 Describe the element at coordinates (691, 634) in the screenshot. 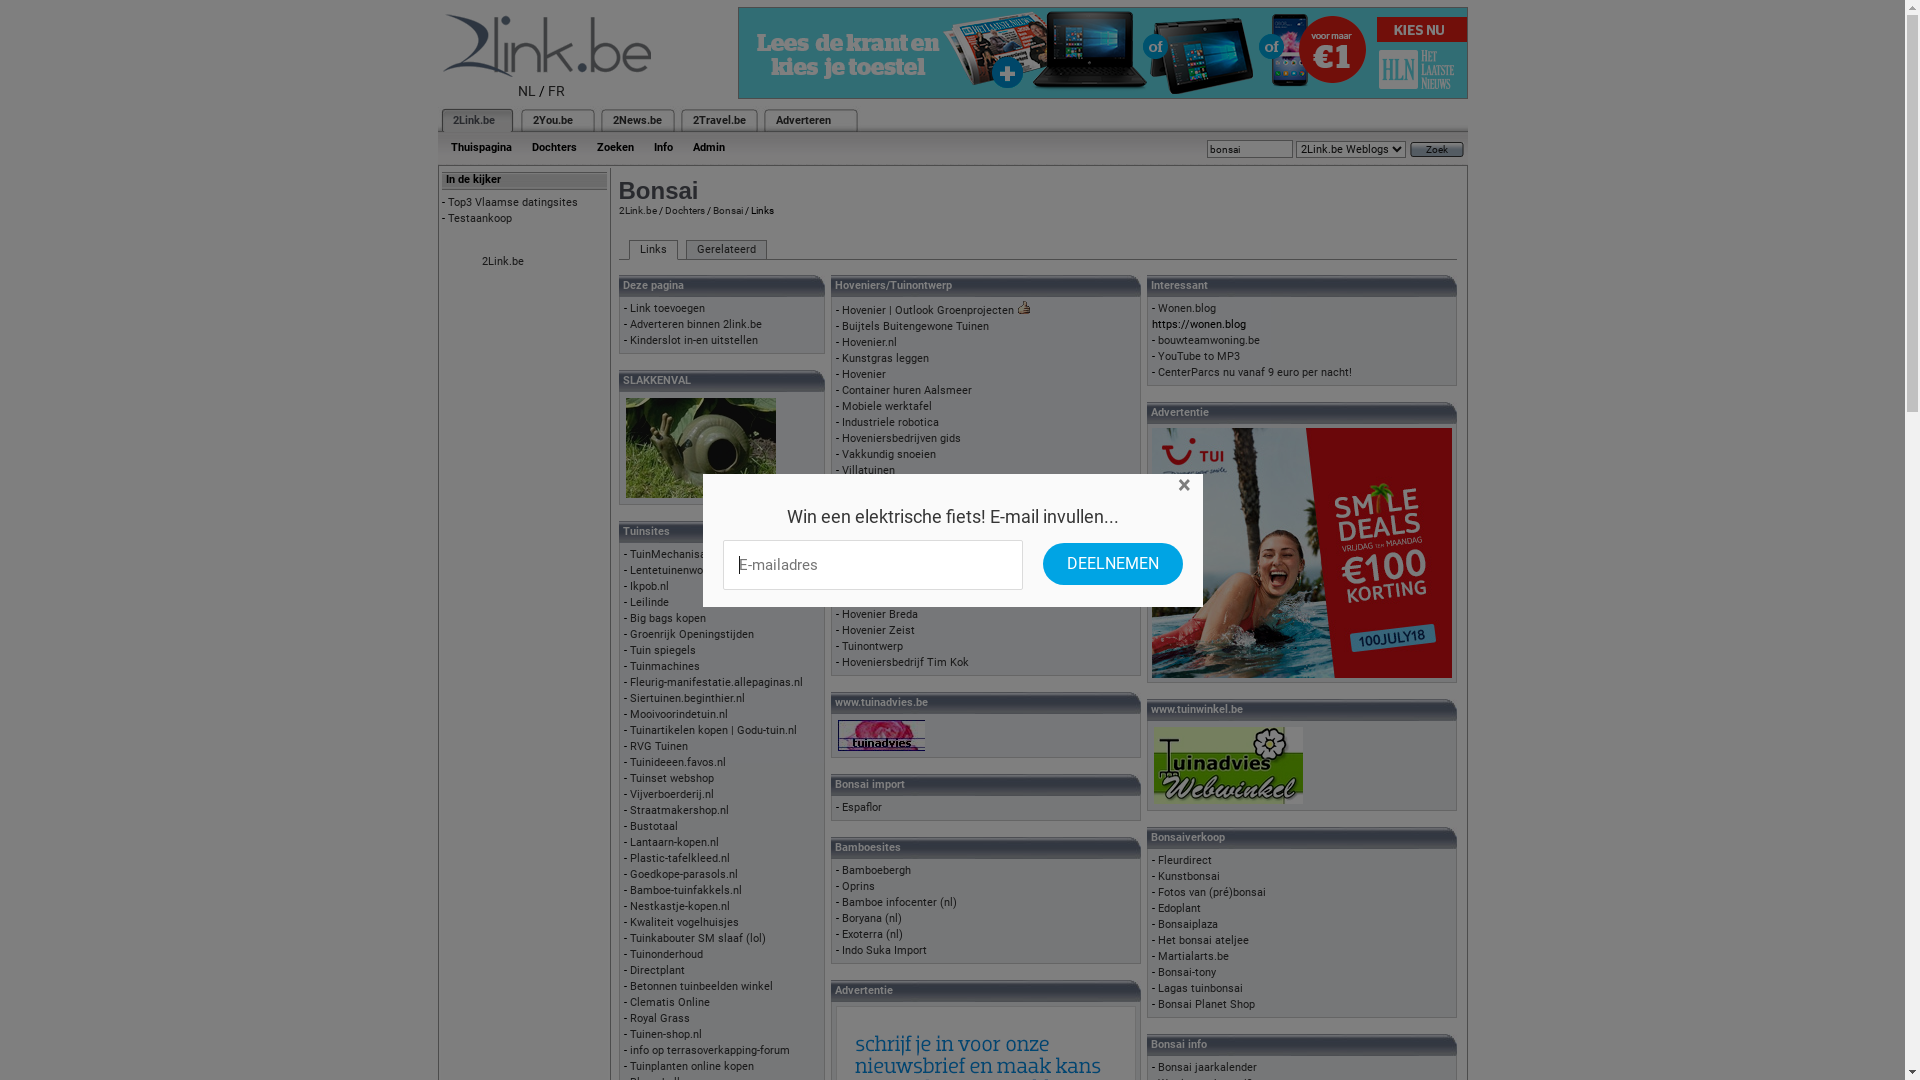

I see `'Groenrijk Openingstijden'` at that location.